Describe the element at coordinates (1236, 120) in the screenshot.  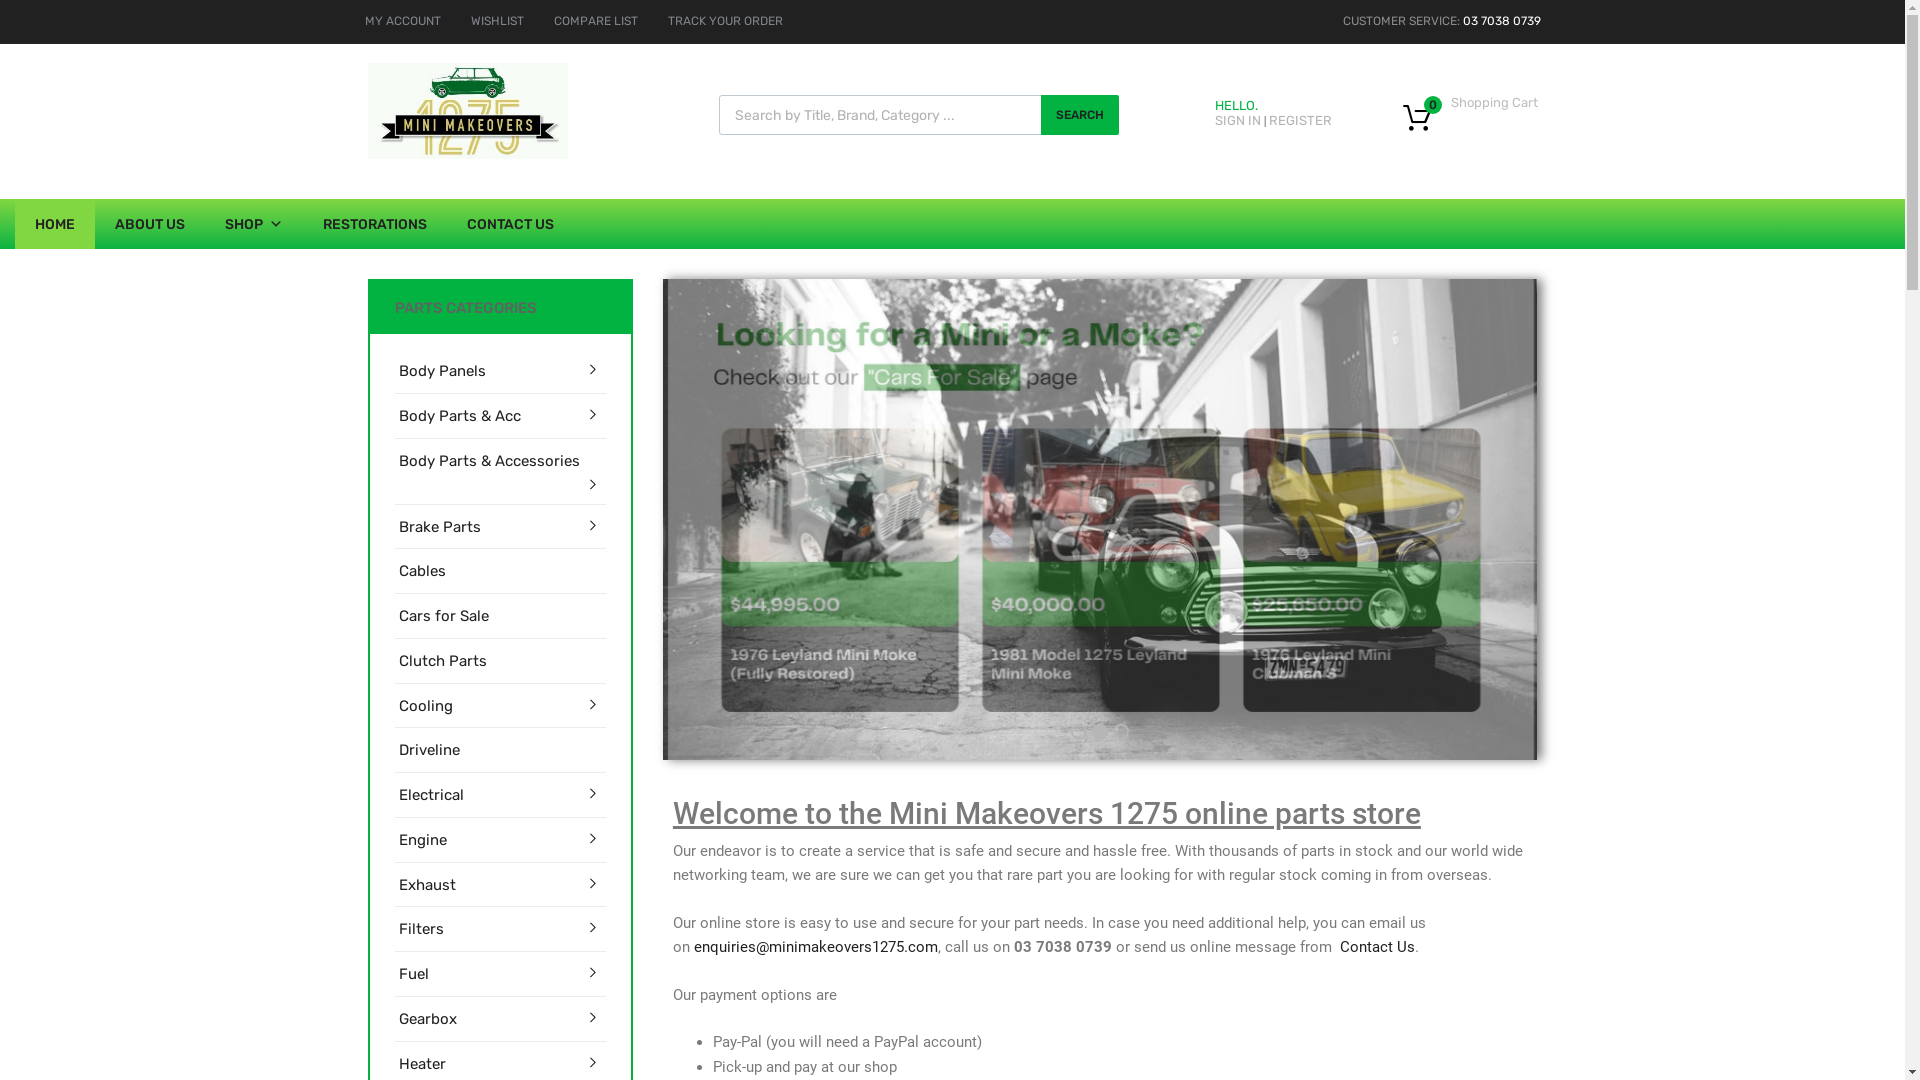
I see `'SIGN IN'` at that location.